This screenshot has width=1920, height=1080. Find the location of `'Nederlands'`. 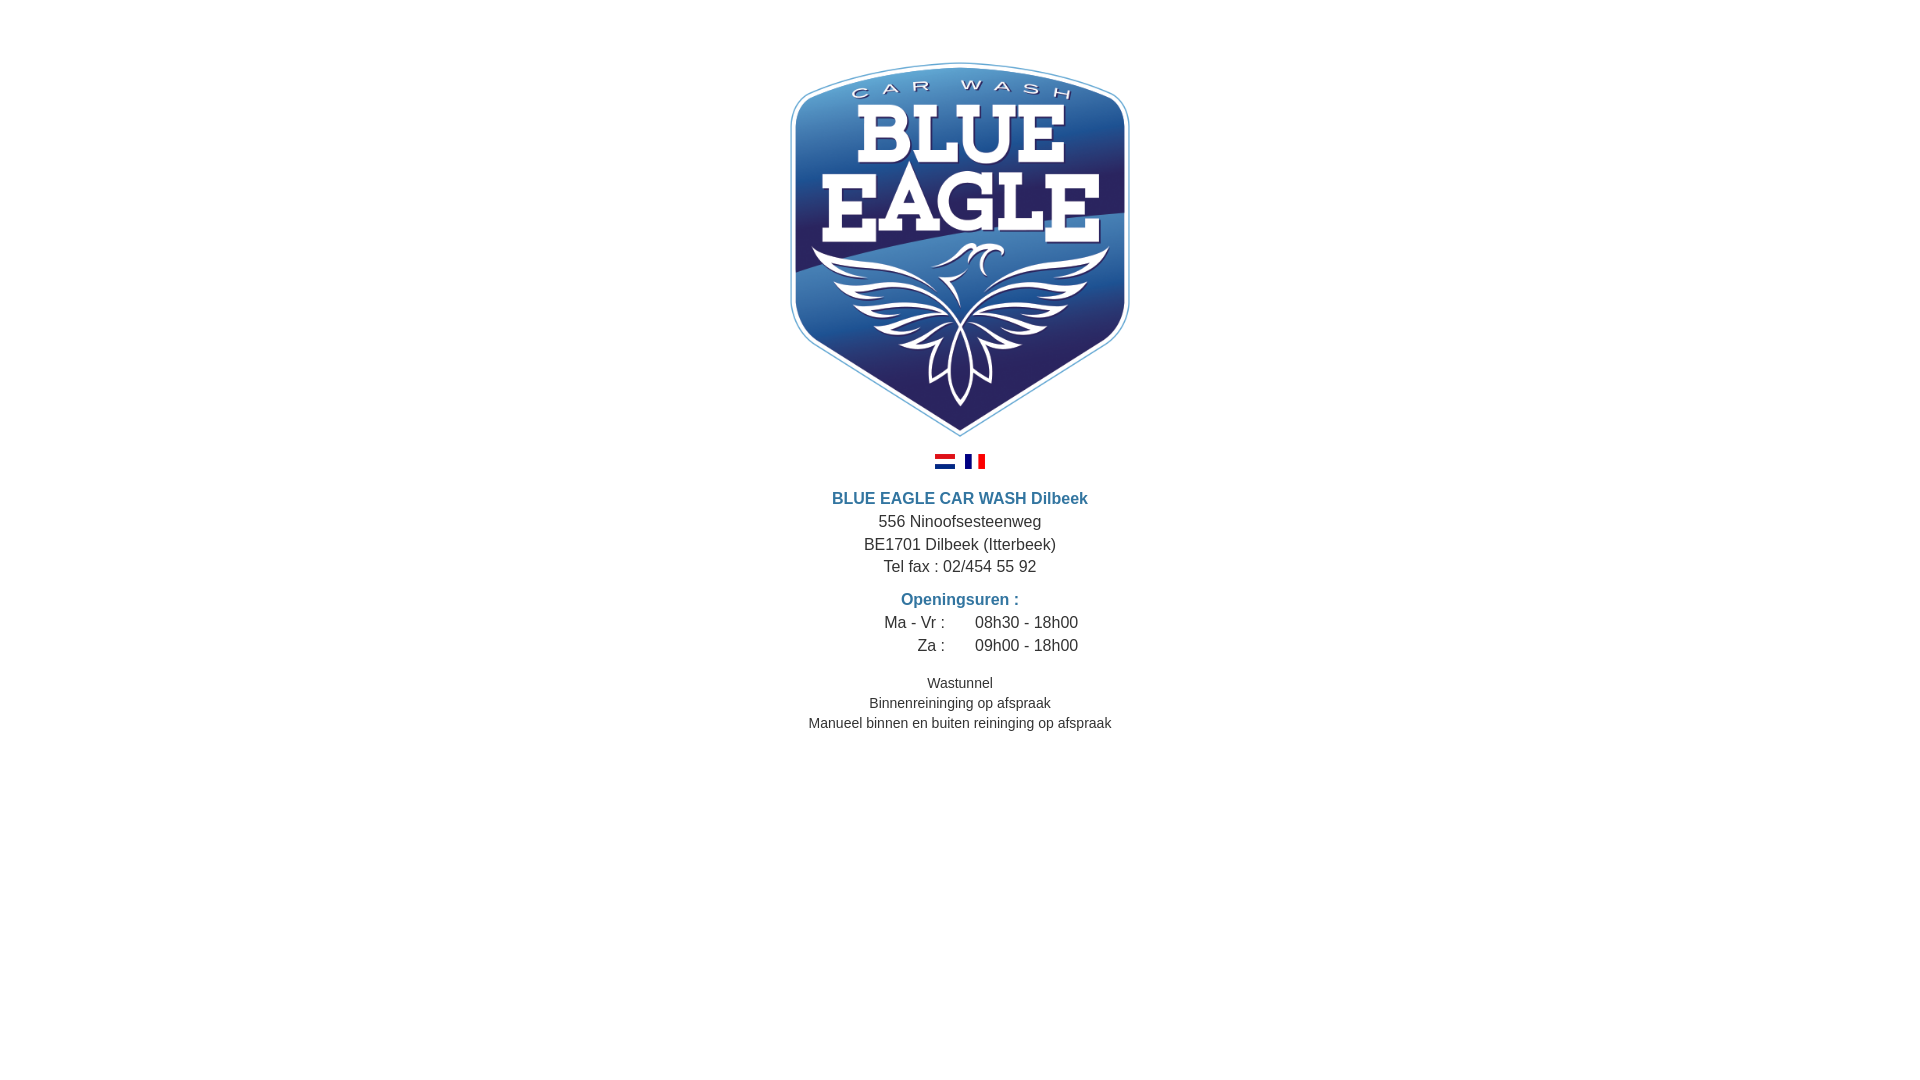

'Nederlands' is located at coordinates (944, 461).